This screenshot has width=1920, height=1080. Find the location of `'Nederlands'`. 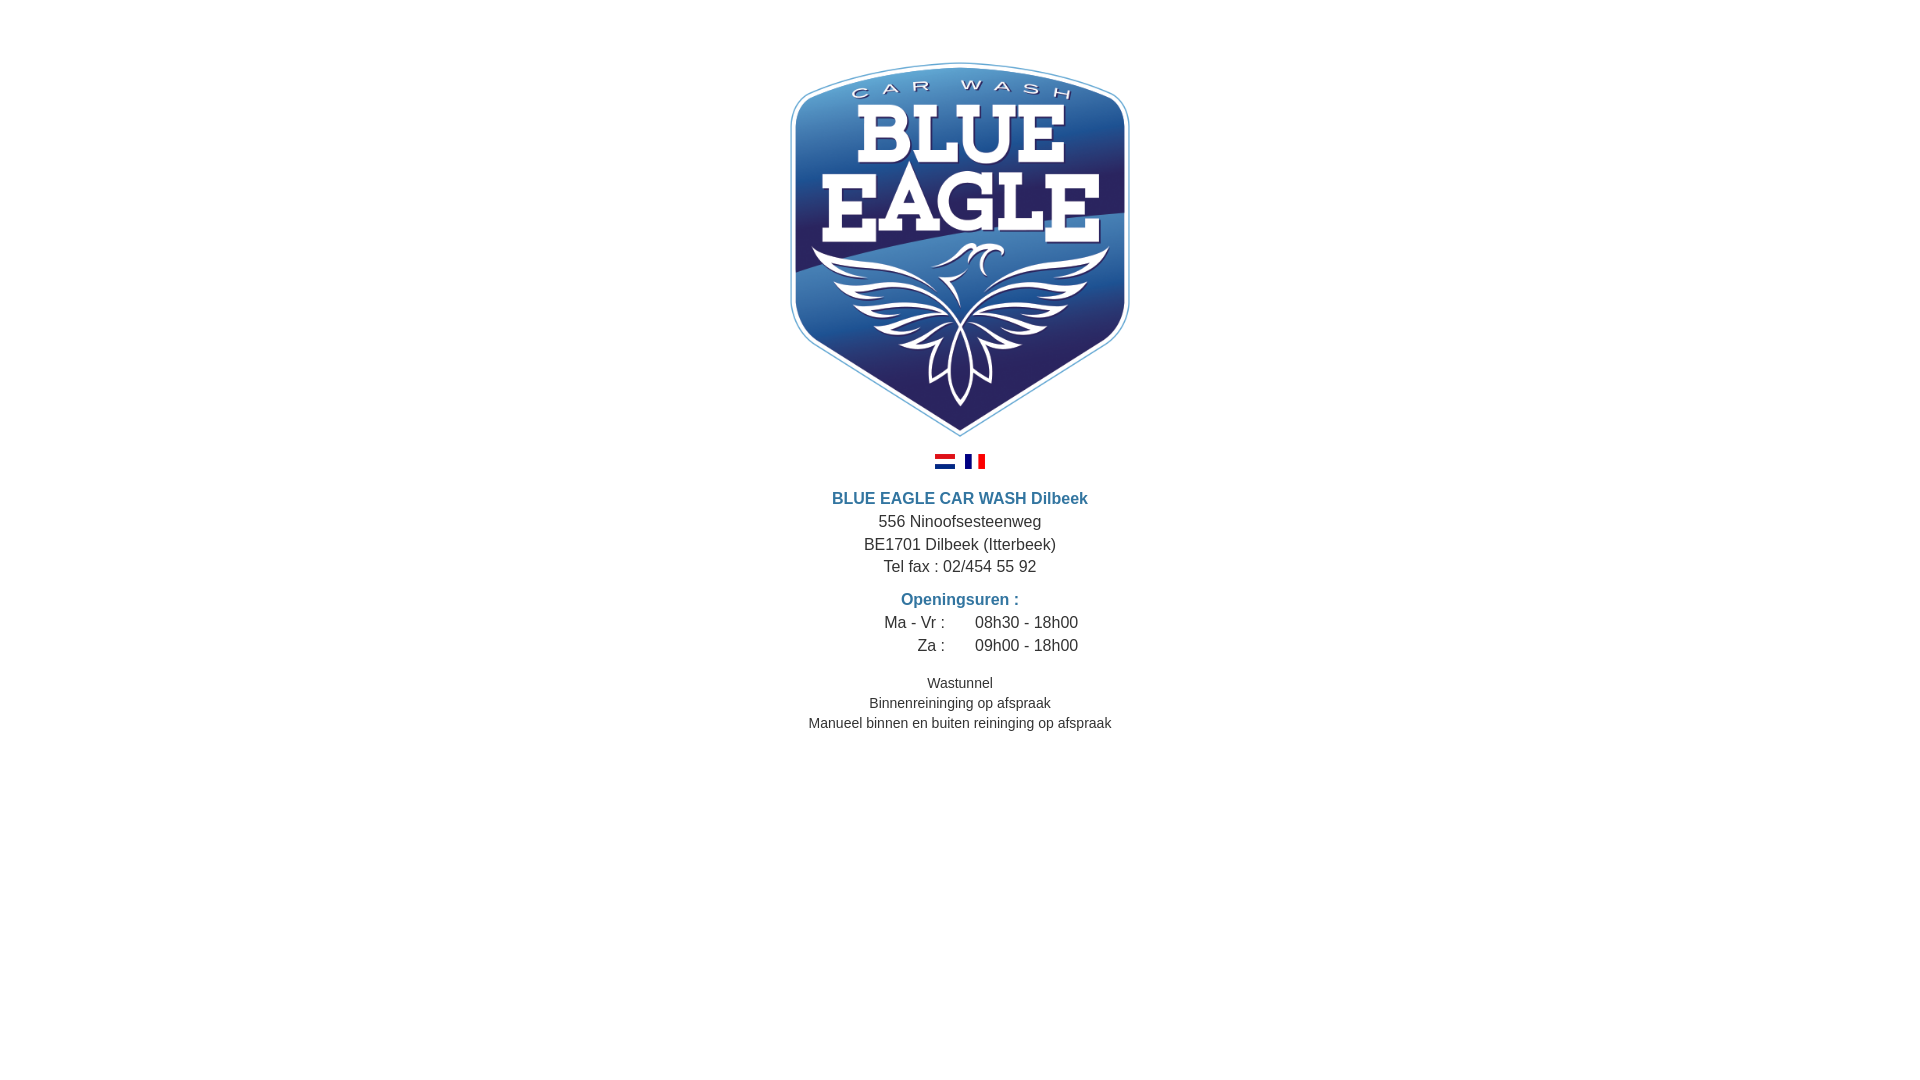

'Nederlands' is located at coordinates (944, 461).